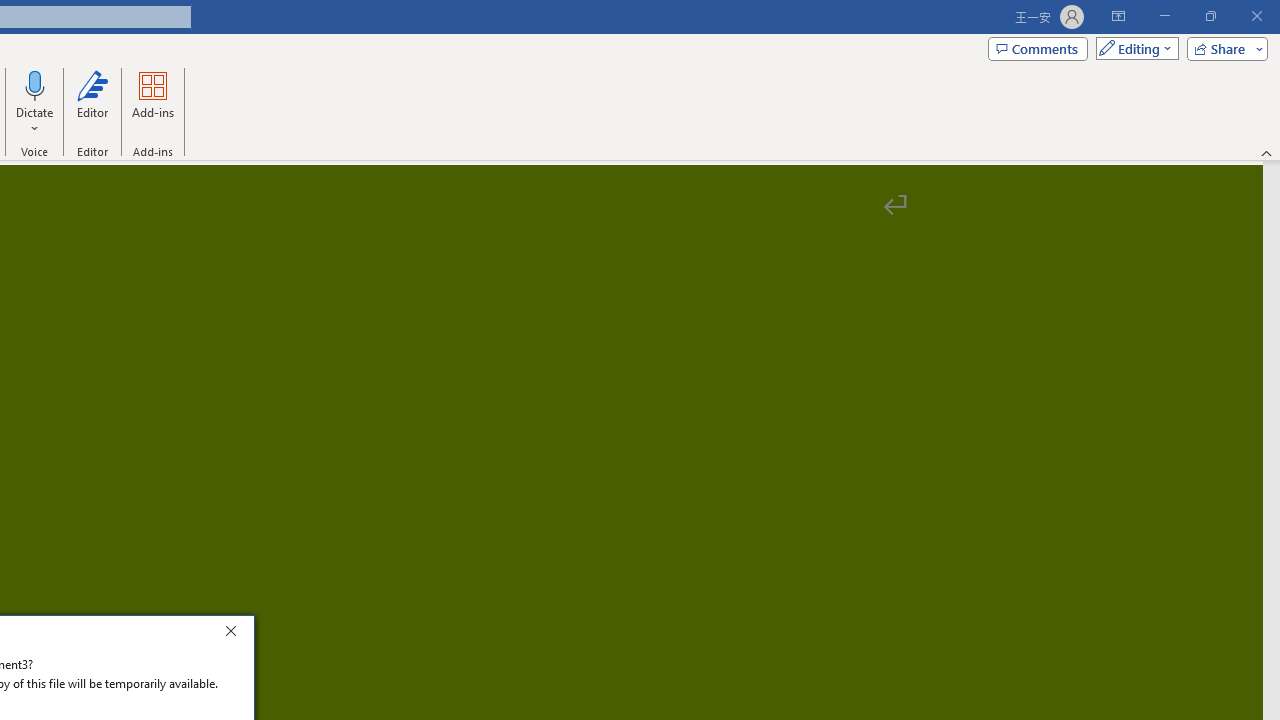 Image resolution: width=1280 pixels, height=720 pixels. What do you see at coordinates (1222, 47) in the screenshot?
I see `'Share'` at bounding box center [1222, 47].